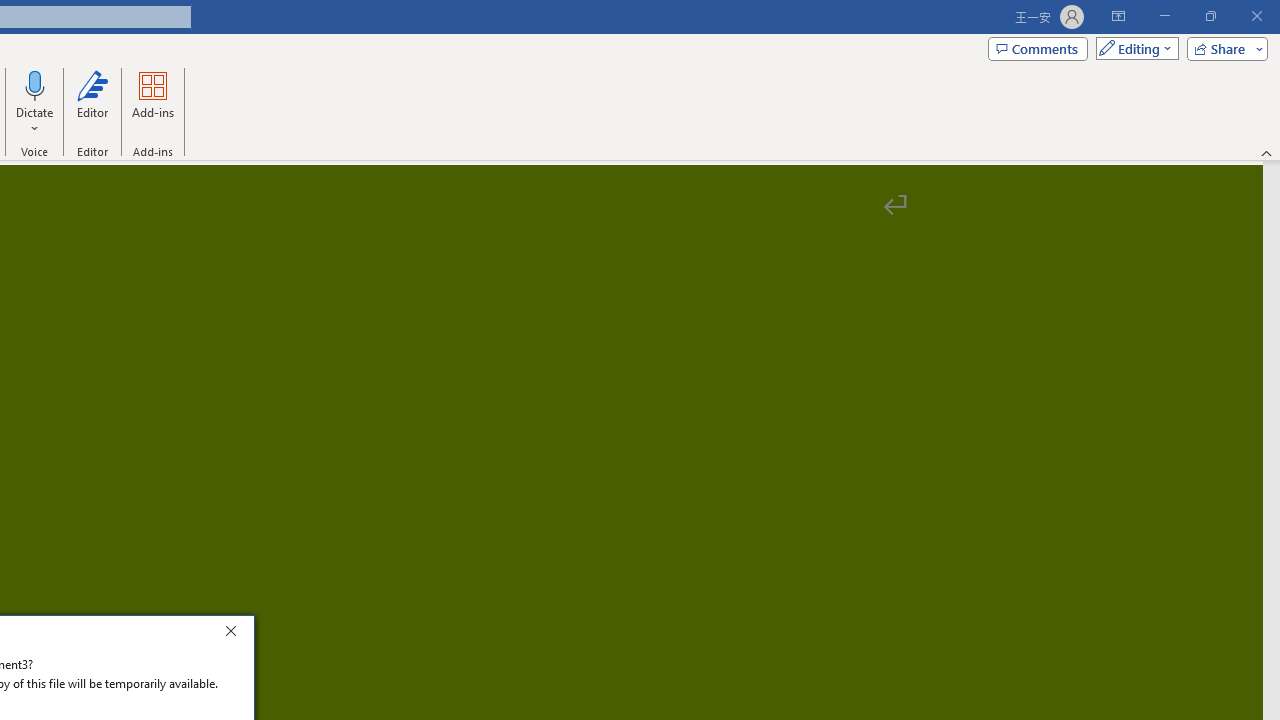 Image resolution: width=1280 pixels, height=720 pixels. What do you see at coordinates (1222, 47) in the screenshot?
I see `'Share'` at bounding box center [1222, 47].